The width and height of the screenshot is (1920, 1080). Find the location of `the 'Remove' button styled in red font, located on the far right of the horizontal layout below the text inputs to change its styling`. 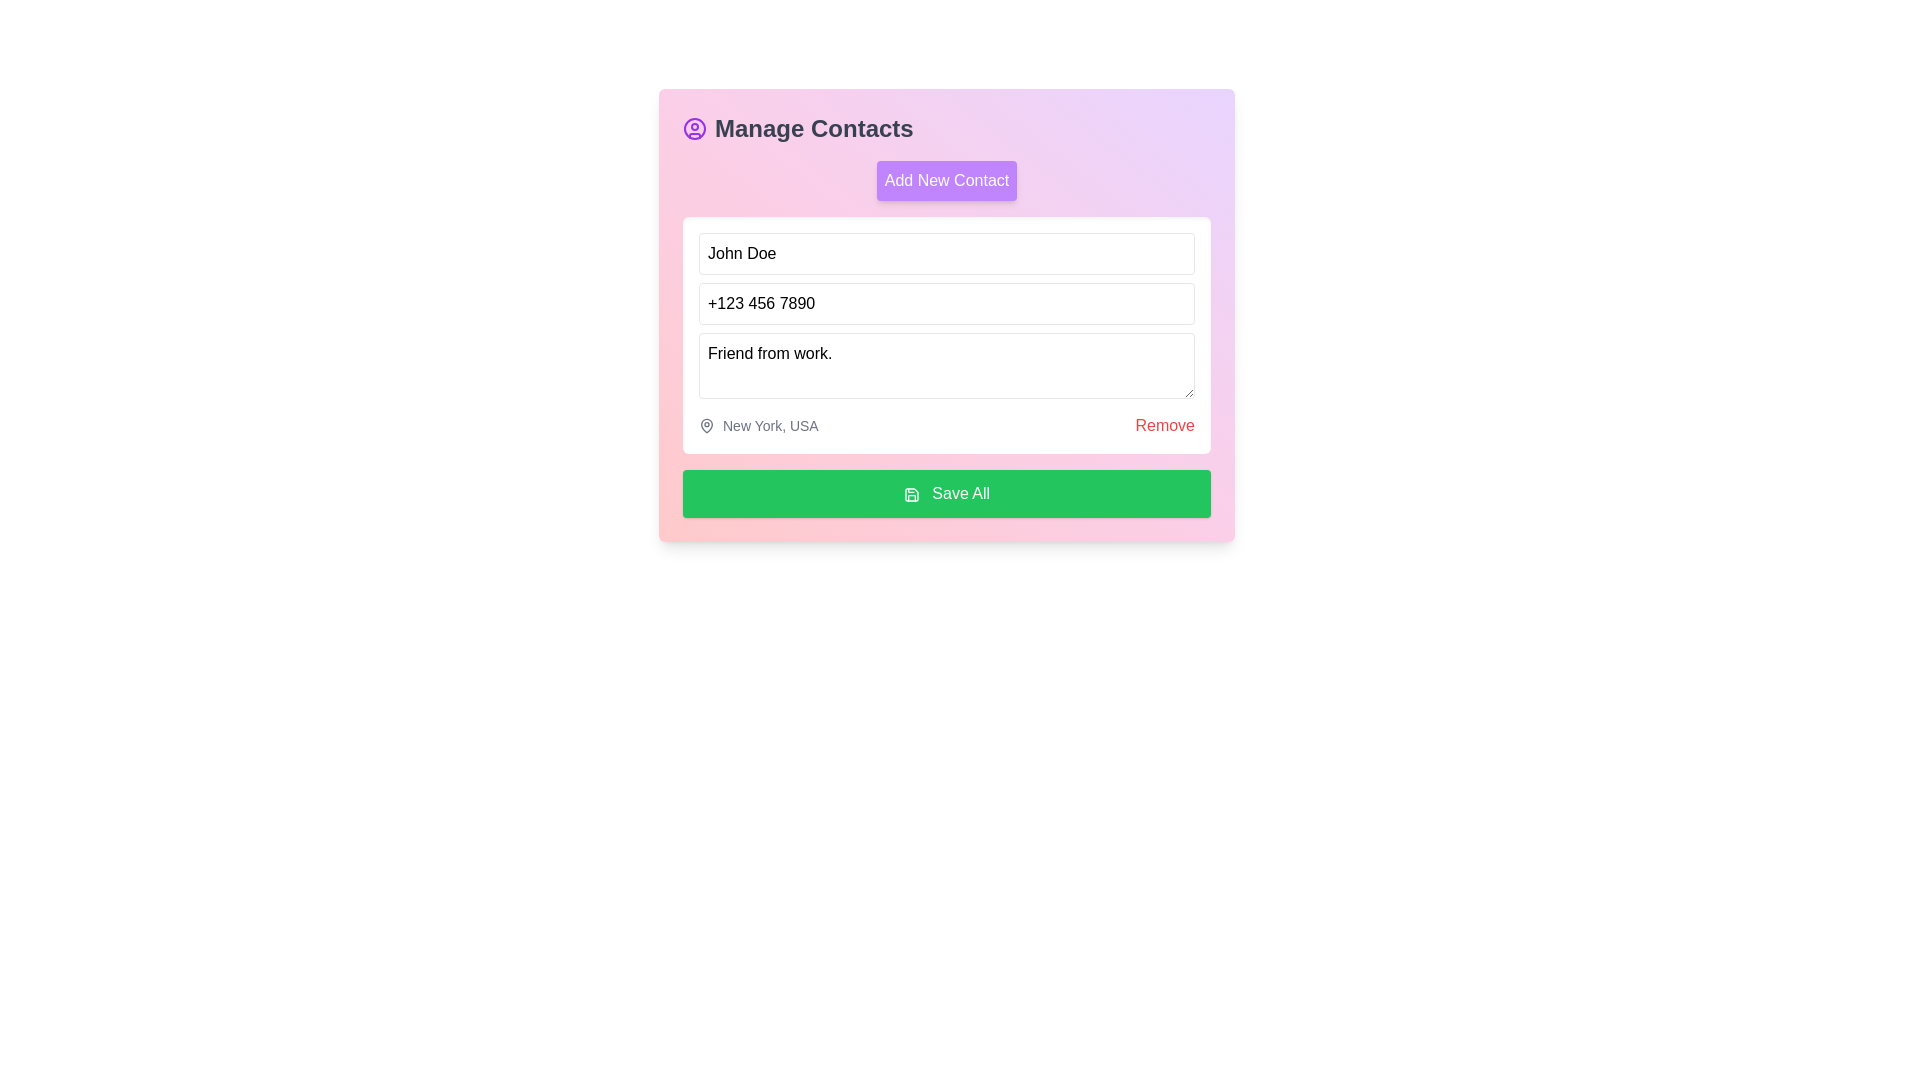

the 'Remove' button styled in red font, located on the far right of the horizontal layout below the text inputs to change its styling is located at coordinates (1165, 424).